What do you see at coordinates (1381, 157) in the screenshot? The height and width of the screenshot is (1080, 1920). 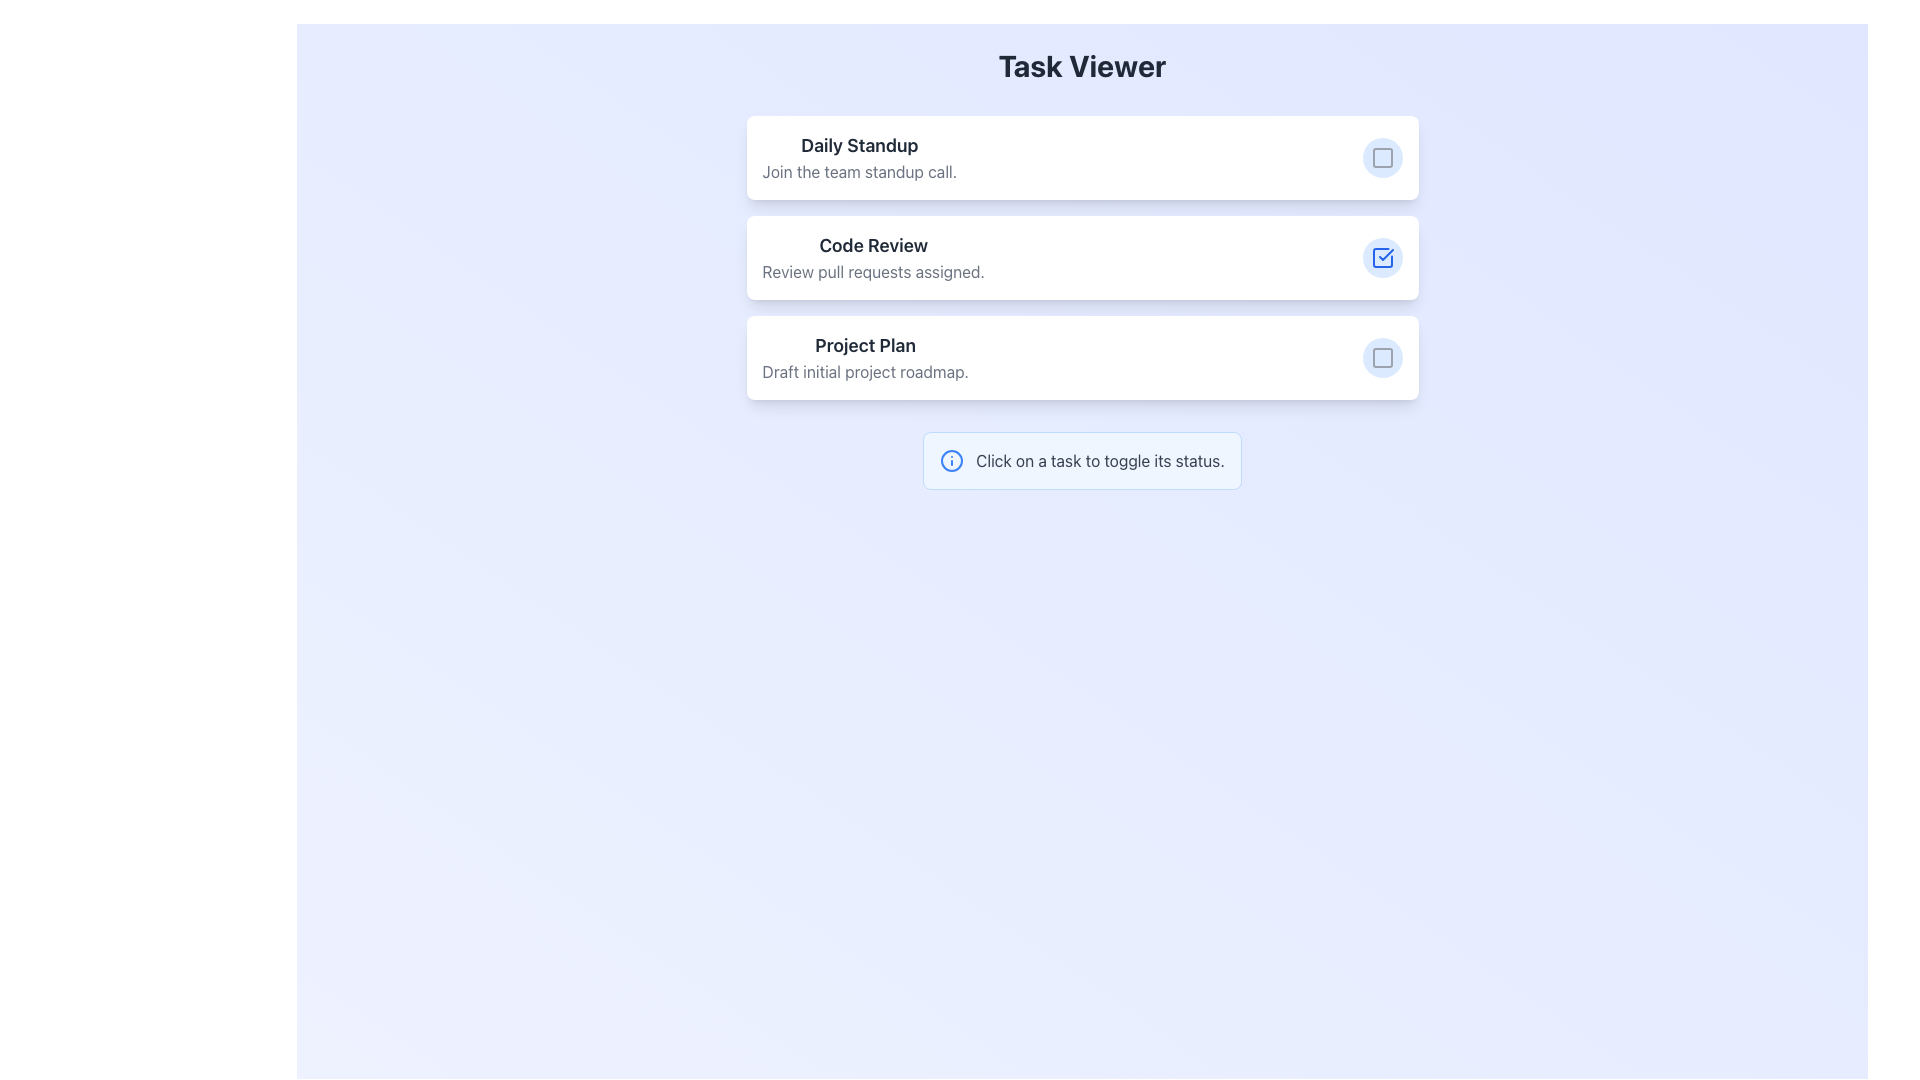 I see `the SVG Icon located inside the circular button at the right end of the first task row ('Daily Standup') in the task viewer` at bounding box center [1381, 157].